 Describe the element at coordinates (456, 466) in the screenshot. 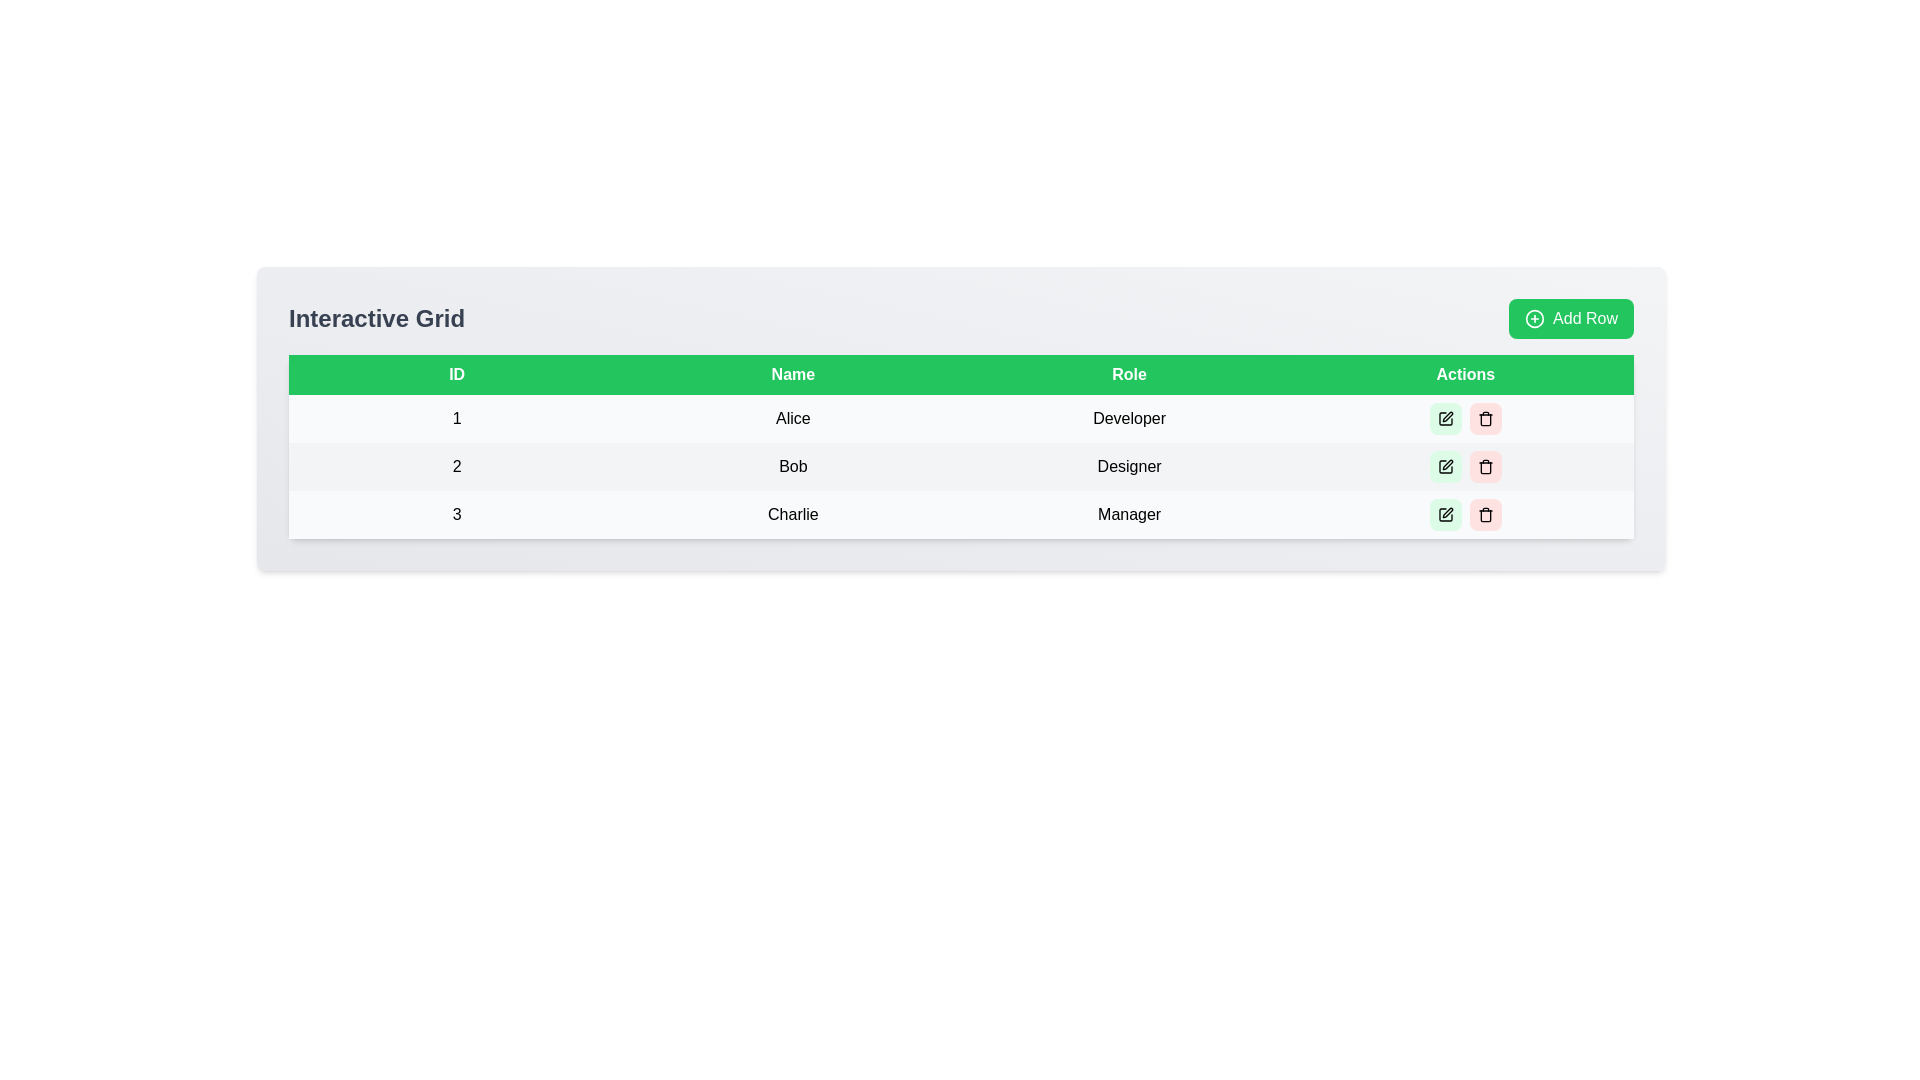

I see `the static text label identifying the row's ID value for 'Bob' the Designer in the table` at that location.